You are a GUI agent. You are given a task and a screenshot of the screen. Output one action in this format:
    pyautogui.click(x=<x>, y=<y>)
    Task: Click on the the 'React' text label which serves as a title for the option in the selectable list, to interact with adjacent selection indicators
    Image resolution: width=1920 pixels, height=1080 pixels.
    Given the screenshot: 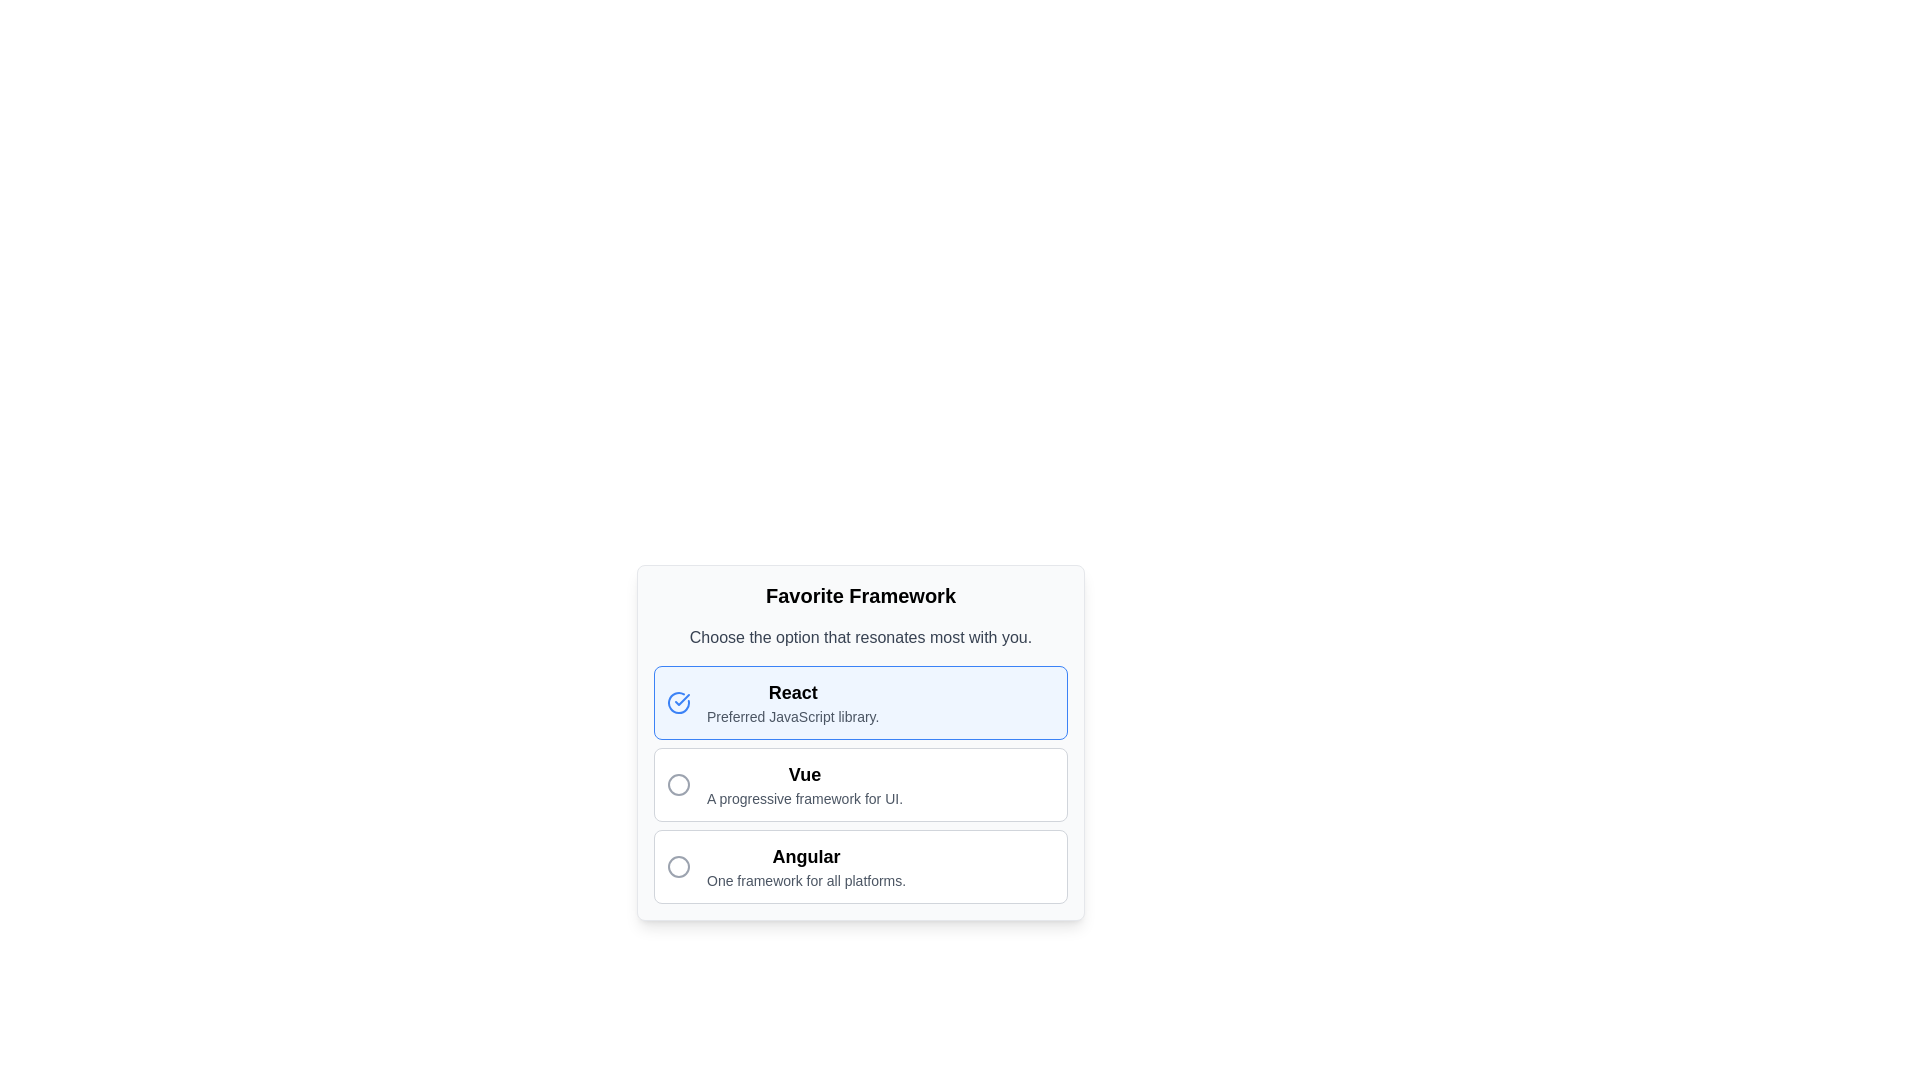 What is the action you would take?
    pyautogui.click(x=791, y=692)
    